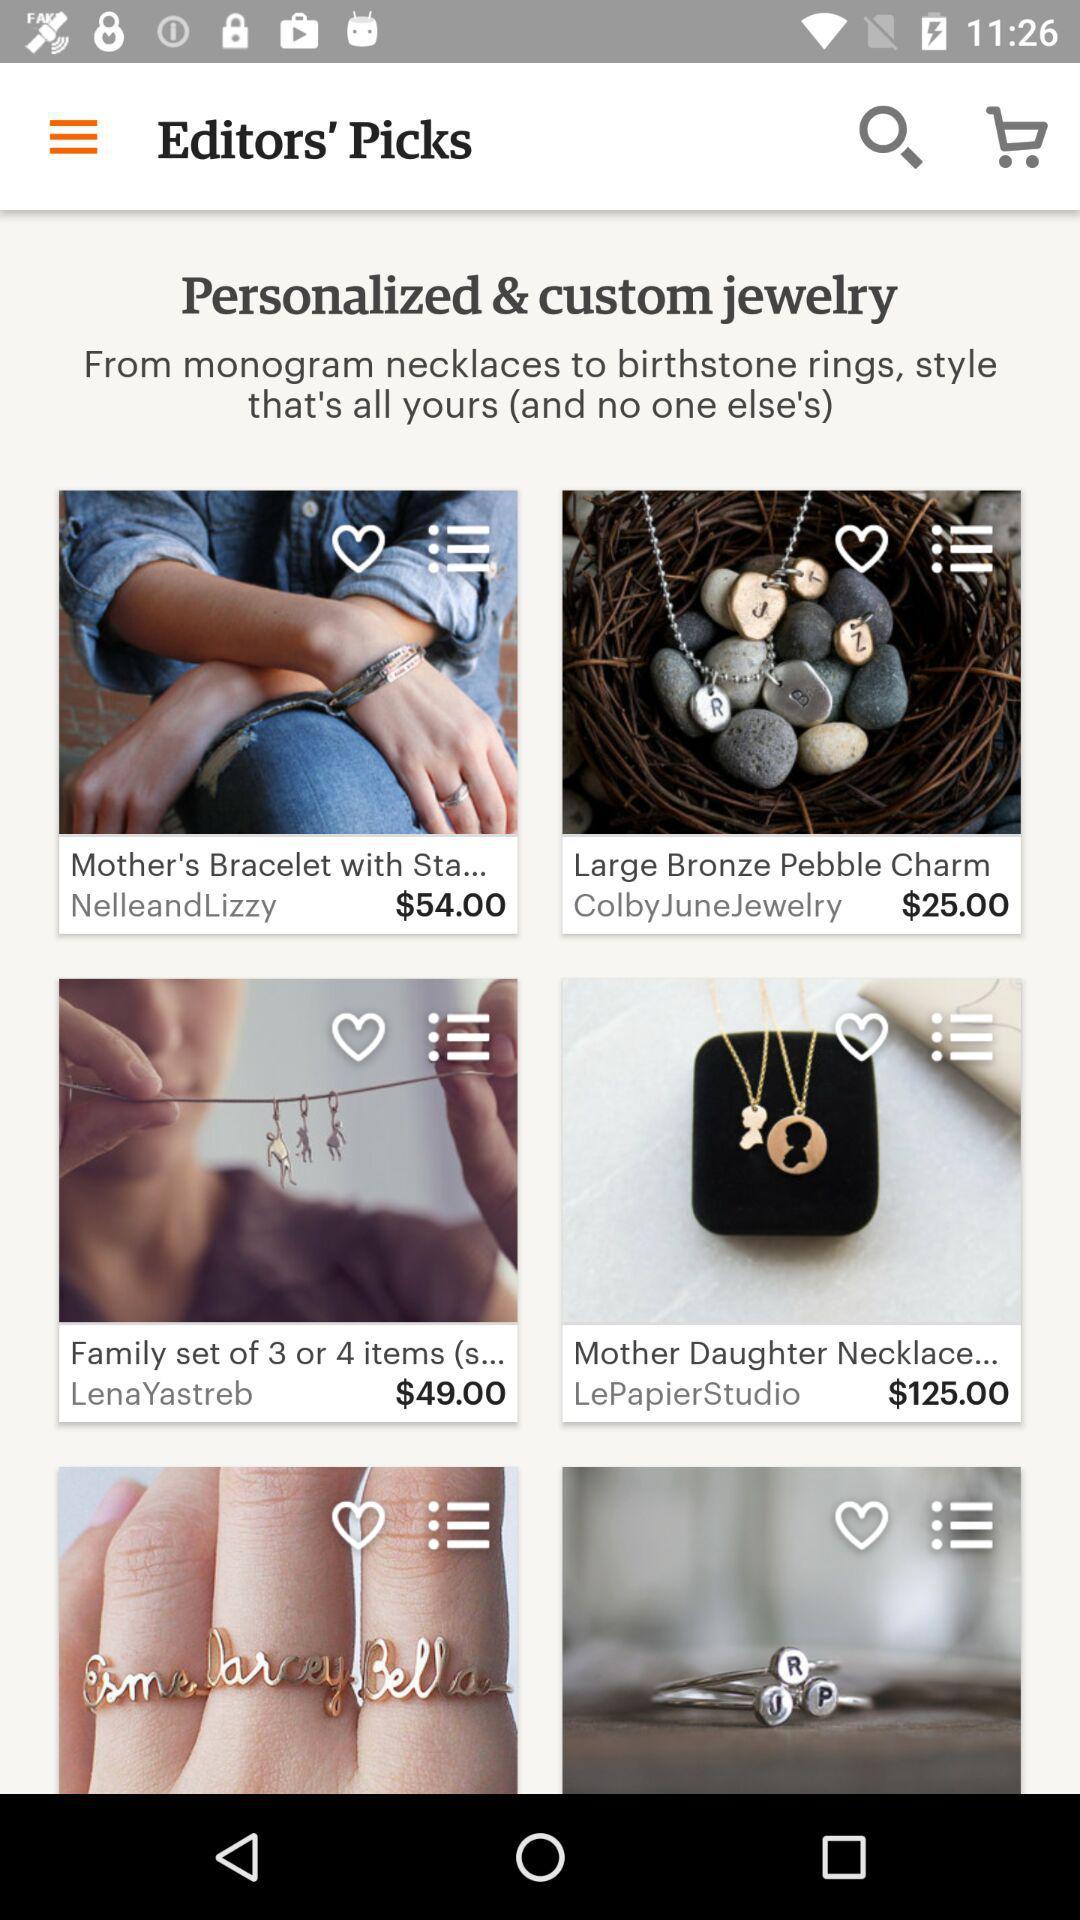 Image resolution: width=1080 pixels, height=1920 pixels. I want to click on menu button on the second left image from top, so click(459, 1037).